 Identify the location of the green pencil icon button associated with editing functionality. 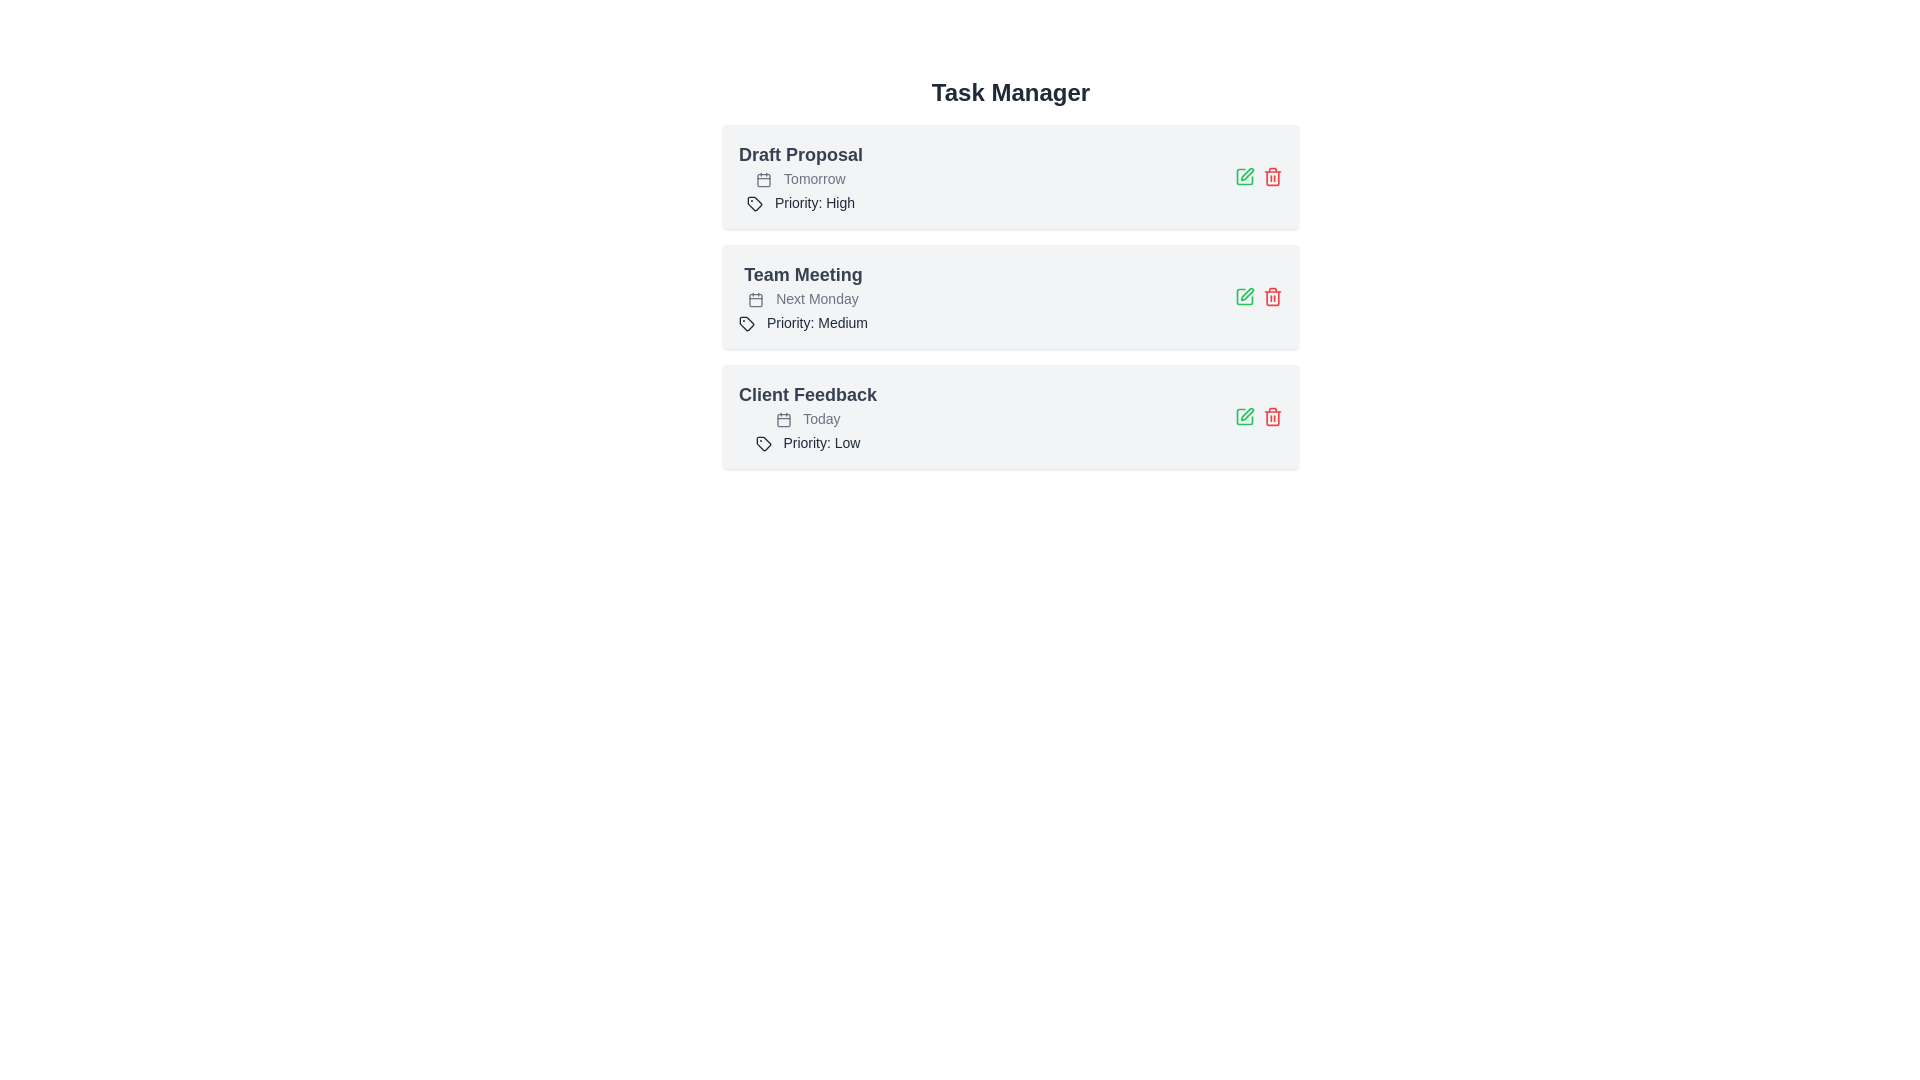
(1243, 176).